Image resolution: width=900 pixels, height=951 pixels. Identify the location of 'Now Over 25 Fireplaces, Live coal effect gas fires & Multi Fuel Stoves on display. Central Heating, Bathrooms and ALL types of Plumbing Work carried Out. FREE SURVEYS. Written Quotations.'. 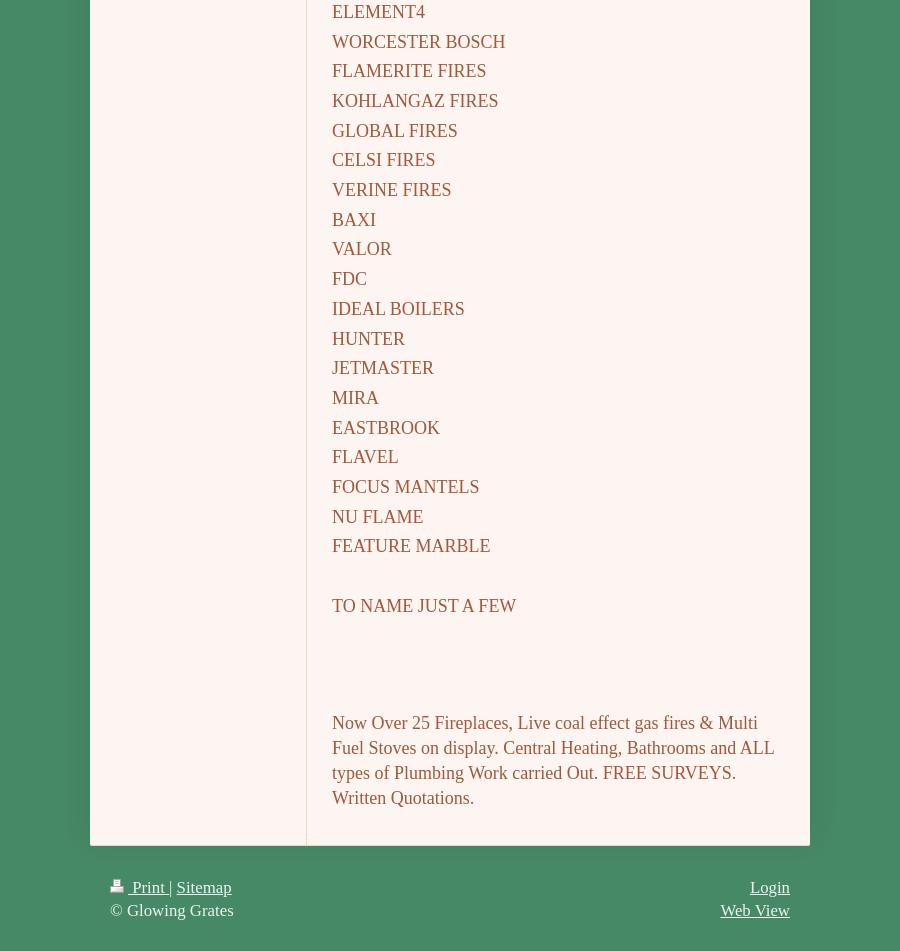
(551, 759).